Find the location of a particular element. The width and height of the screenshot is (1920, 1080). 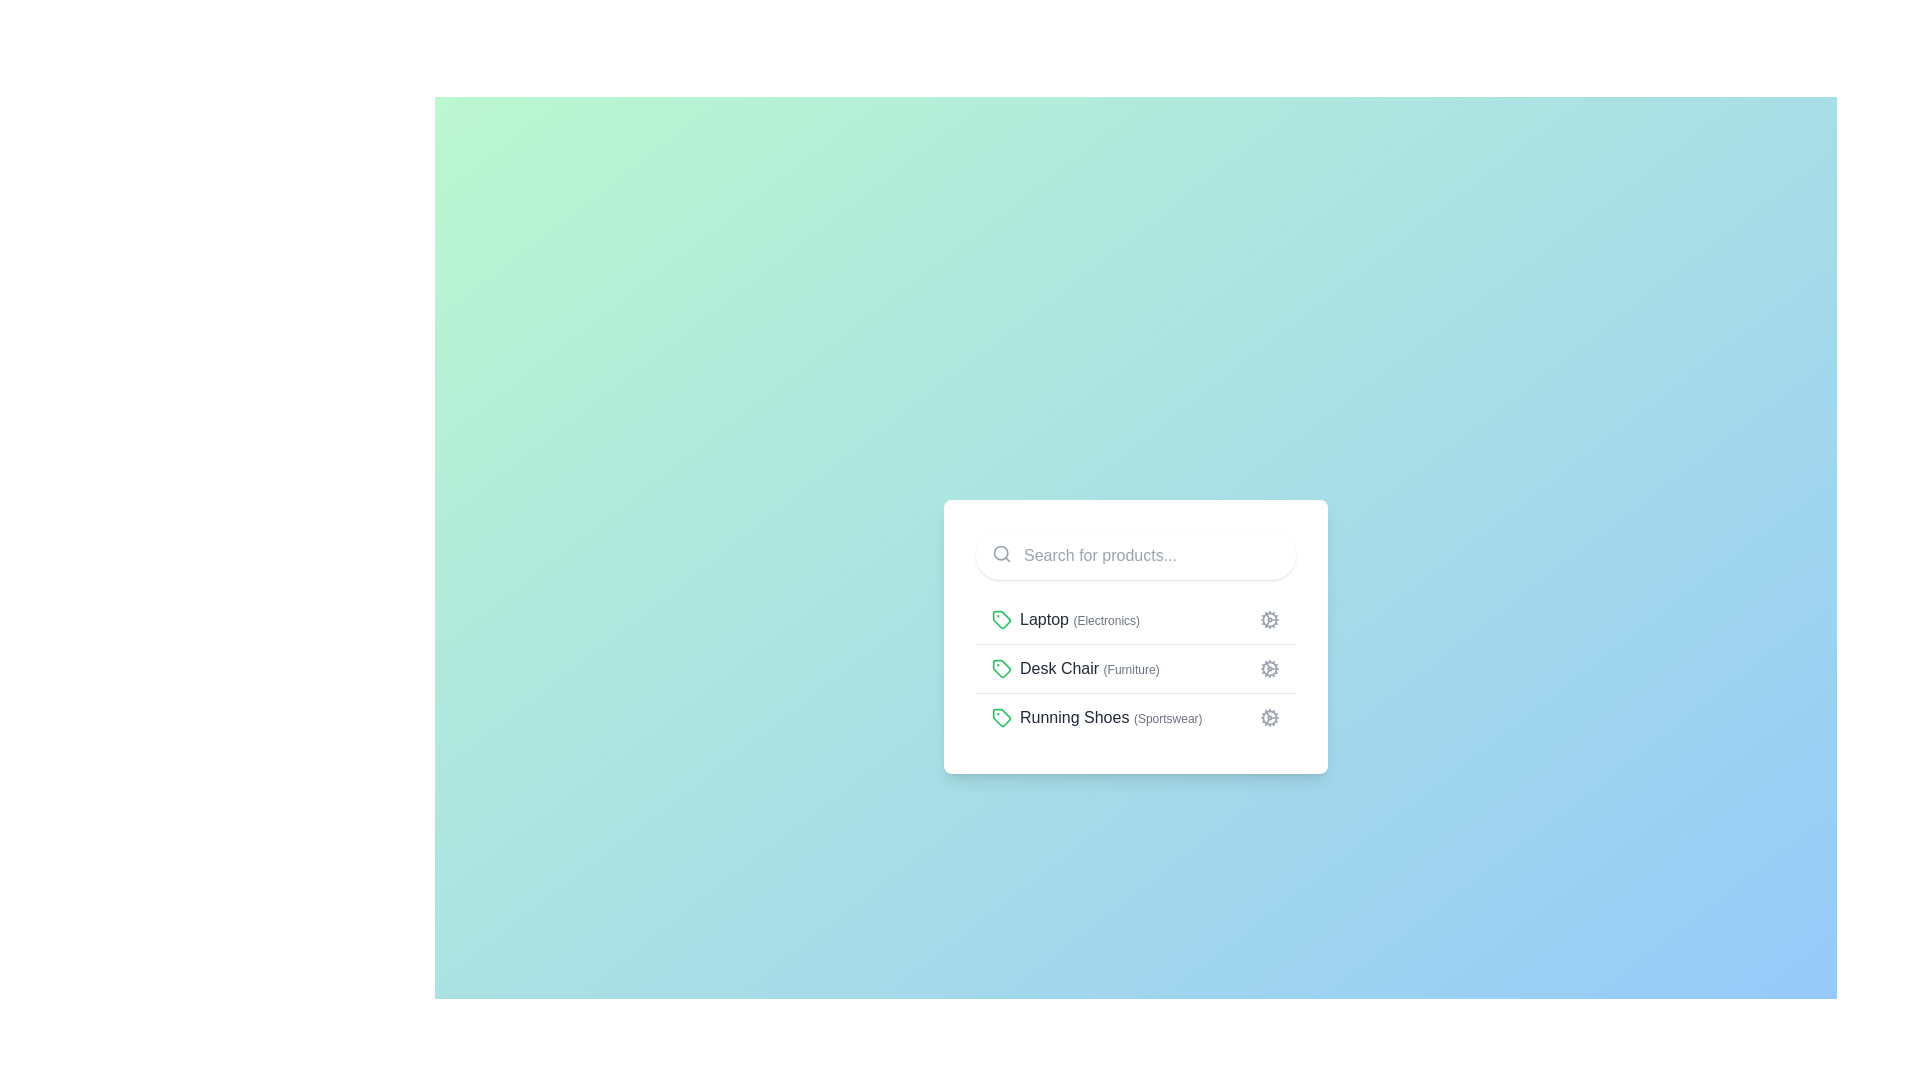

the search icon located at the top-left corner of the search bar, which visually indicates the search functionality is located at coordinates (1002, 554).